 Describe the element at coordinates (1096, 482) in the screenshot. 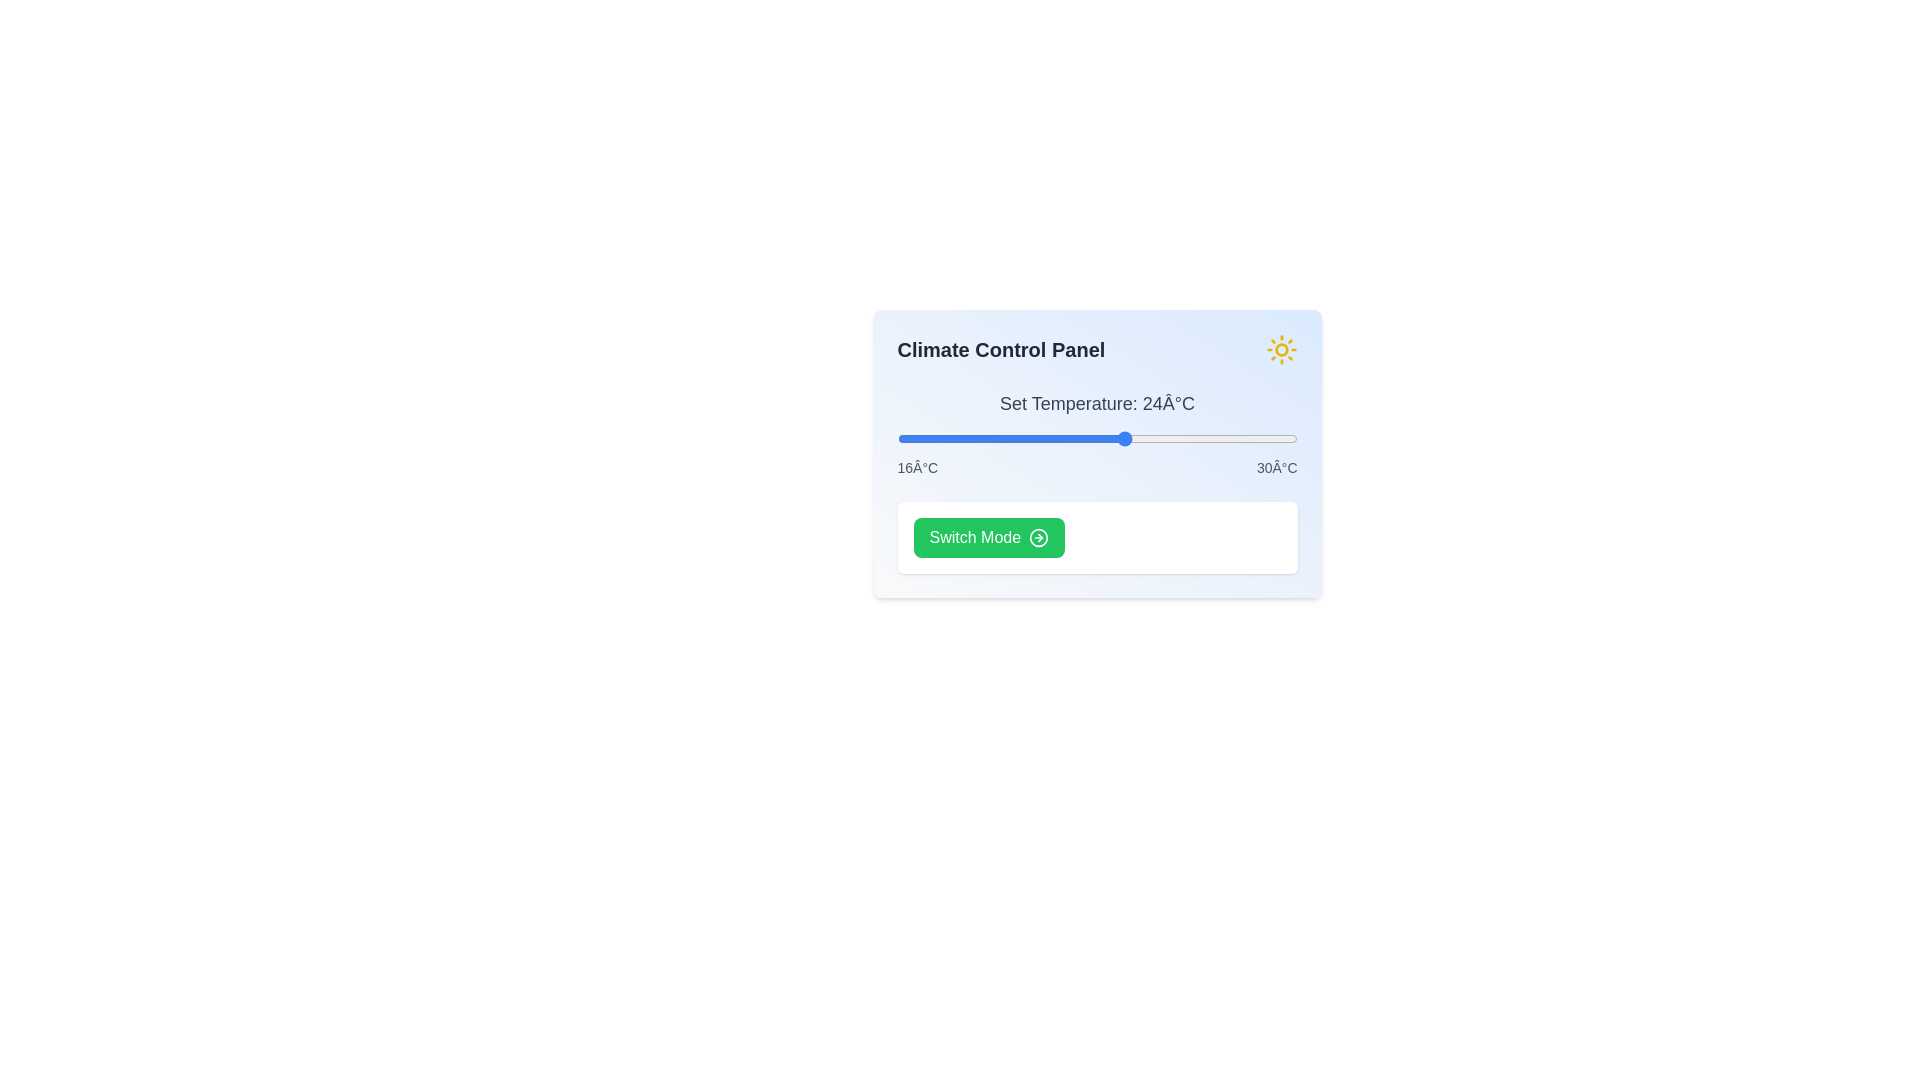

I see `the current temperature value displayed above the temperature slider control titled 'Set Temperature: 24°C'` at that location.